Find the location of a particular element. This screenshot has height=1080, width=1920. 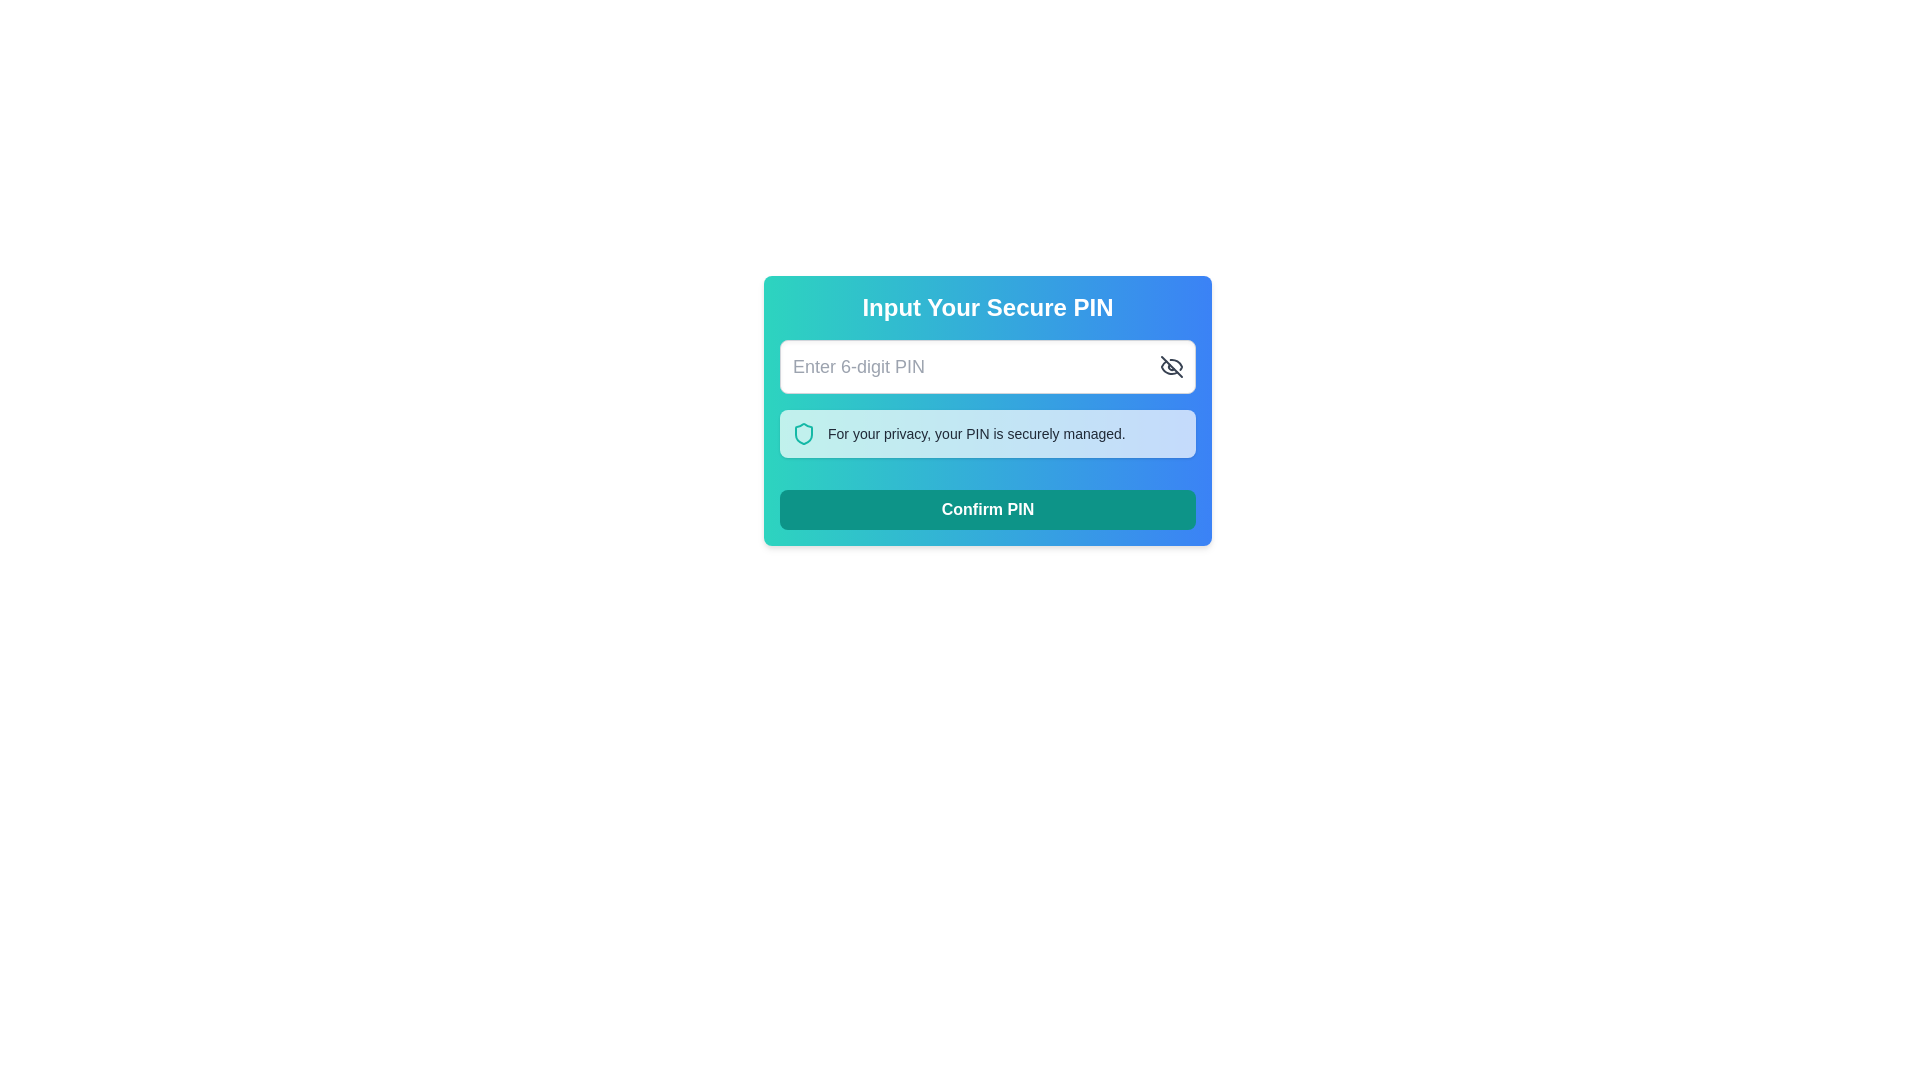

the visibility toggler icon located at the right-end of the PIN input box is located at coordinates (1171, 366).